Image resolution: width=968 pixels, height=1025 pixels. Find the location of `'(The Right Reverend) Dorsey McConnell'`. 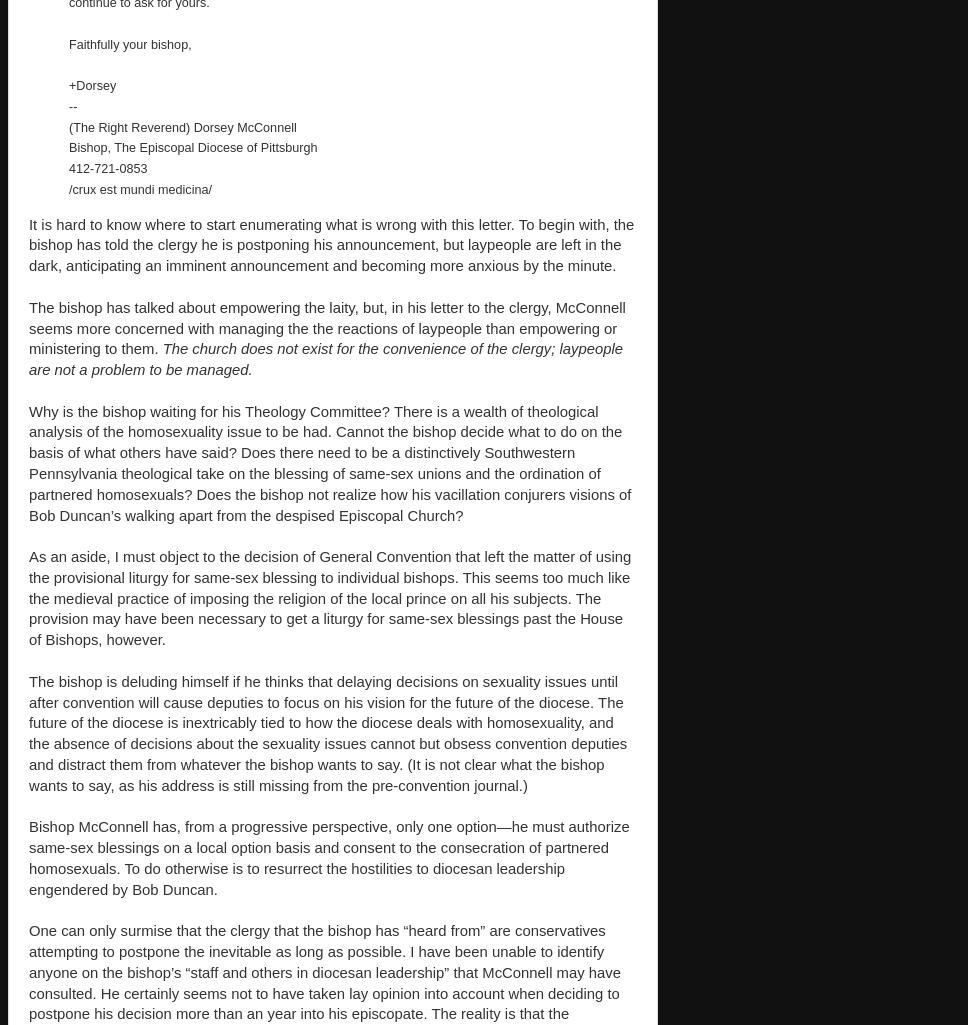

'(The Right Reverend) Dorsey McConnell' is located at coordinates (182, 126).